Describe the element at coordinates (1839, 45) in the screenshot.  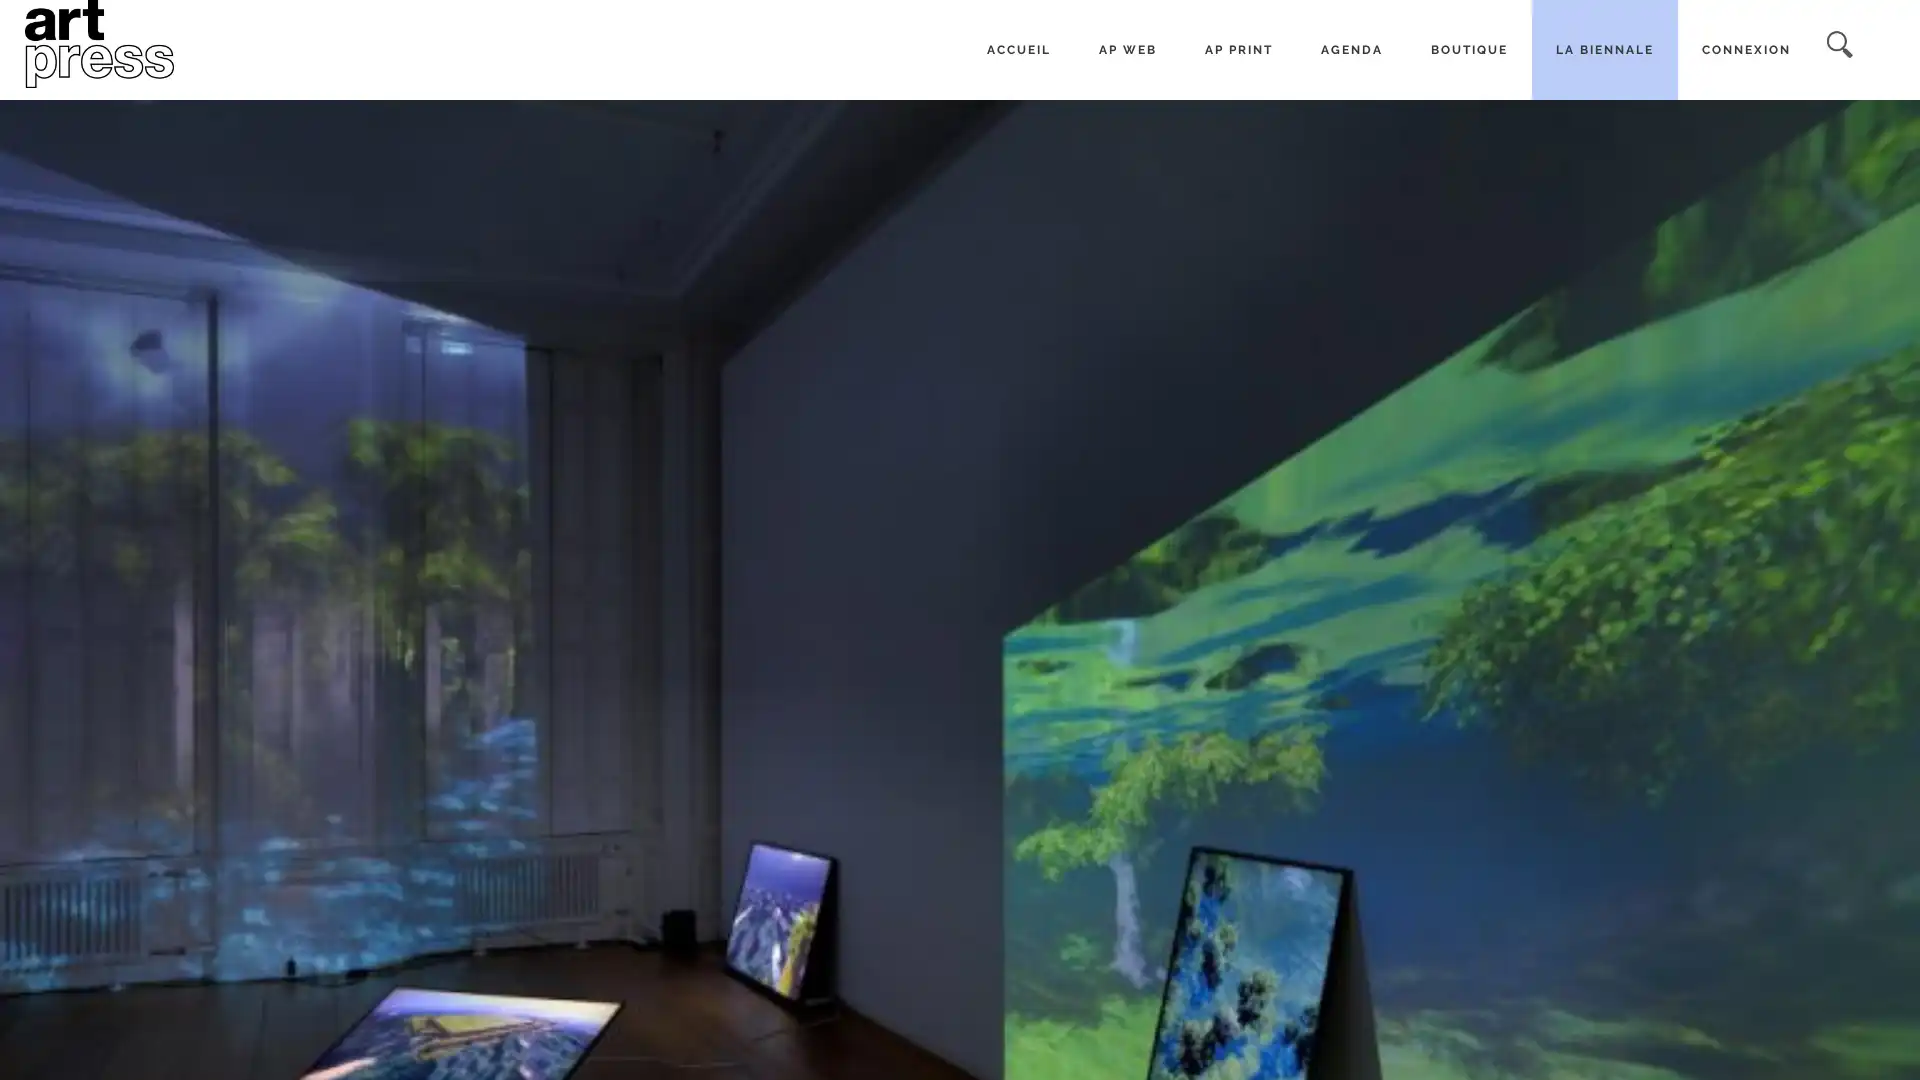
I see `Rechercher` at that location.